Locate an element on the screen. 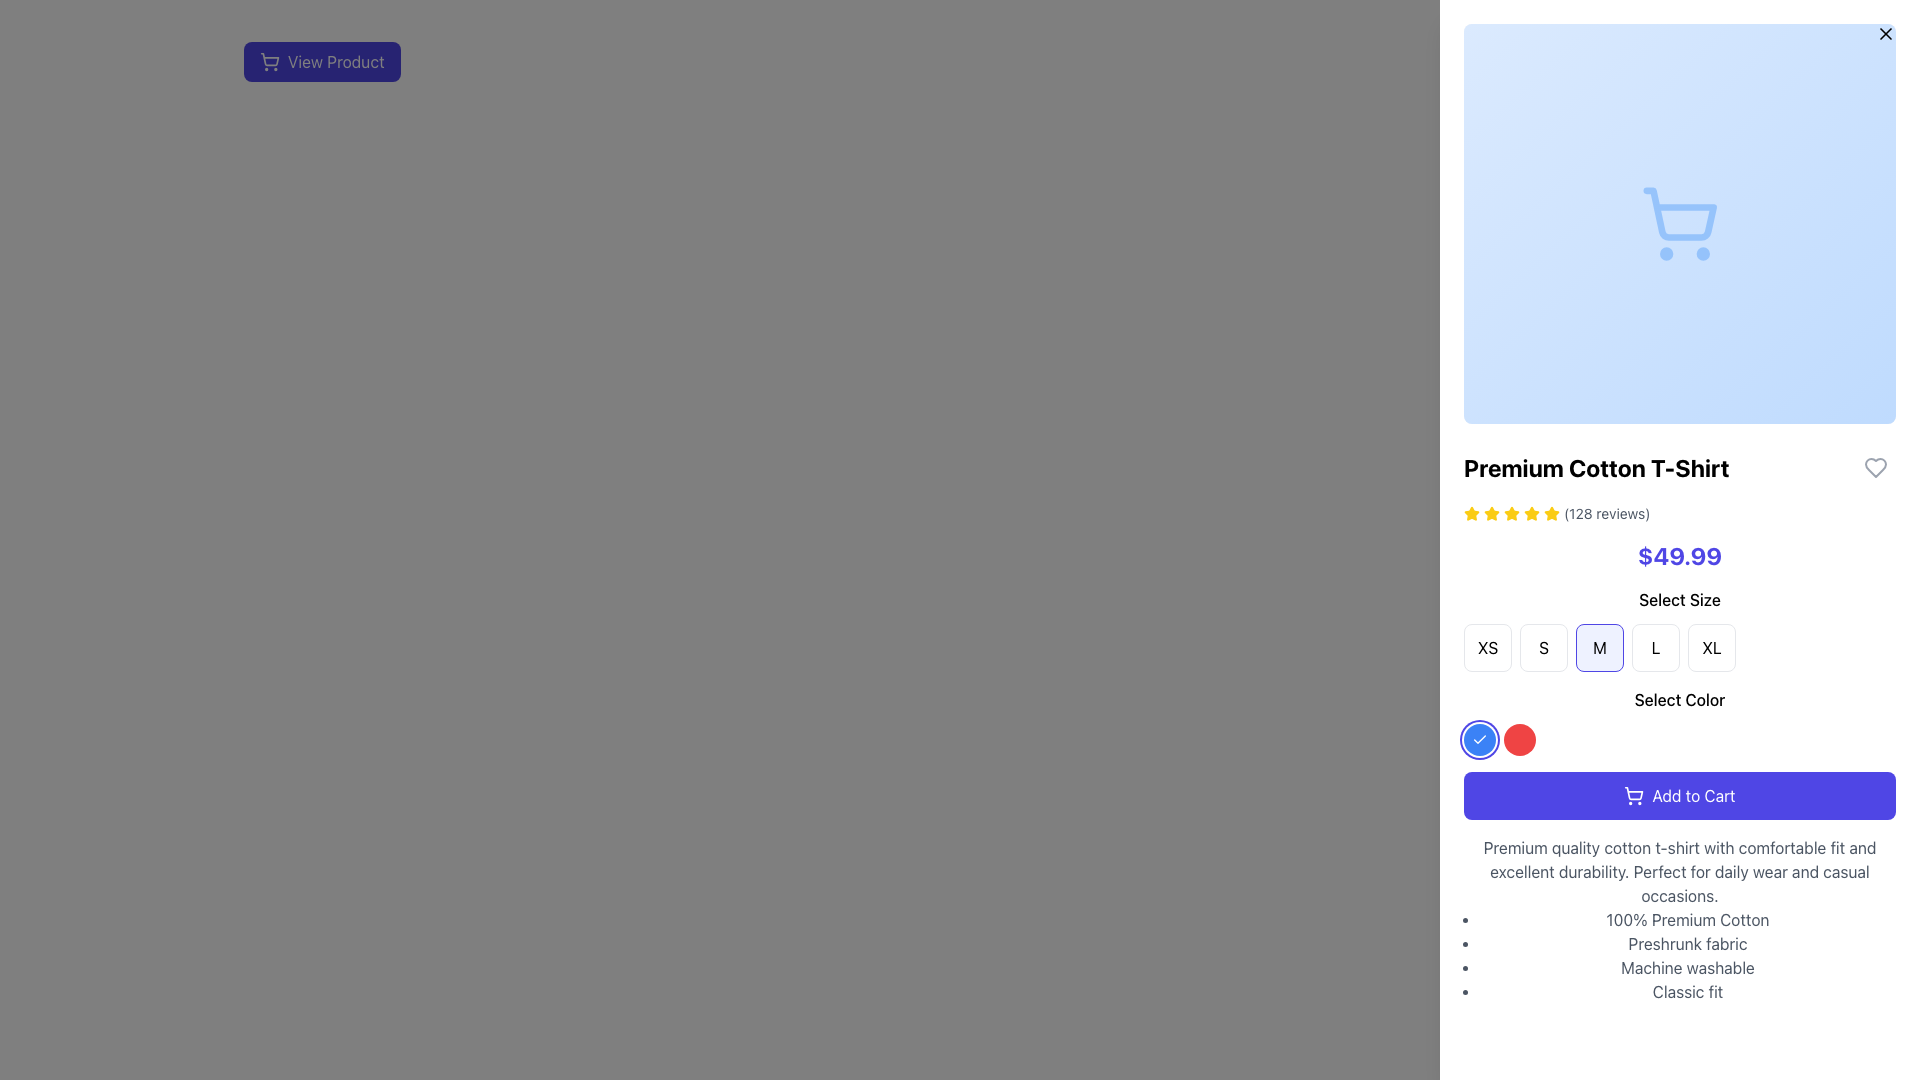 Image resolution: width=1920 pixels, height=1080 pixels. the fifth yellow star icon in the horizontal group of rating stars, which is part of the section labeled '(128 reviews)' near the top center-right of the interface is located at coordinates (1530, 512).